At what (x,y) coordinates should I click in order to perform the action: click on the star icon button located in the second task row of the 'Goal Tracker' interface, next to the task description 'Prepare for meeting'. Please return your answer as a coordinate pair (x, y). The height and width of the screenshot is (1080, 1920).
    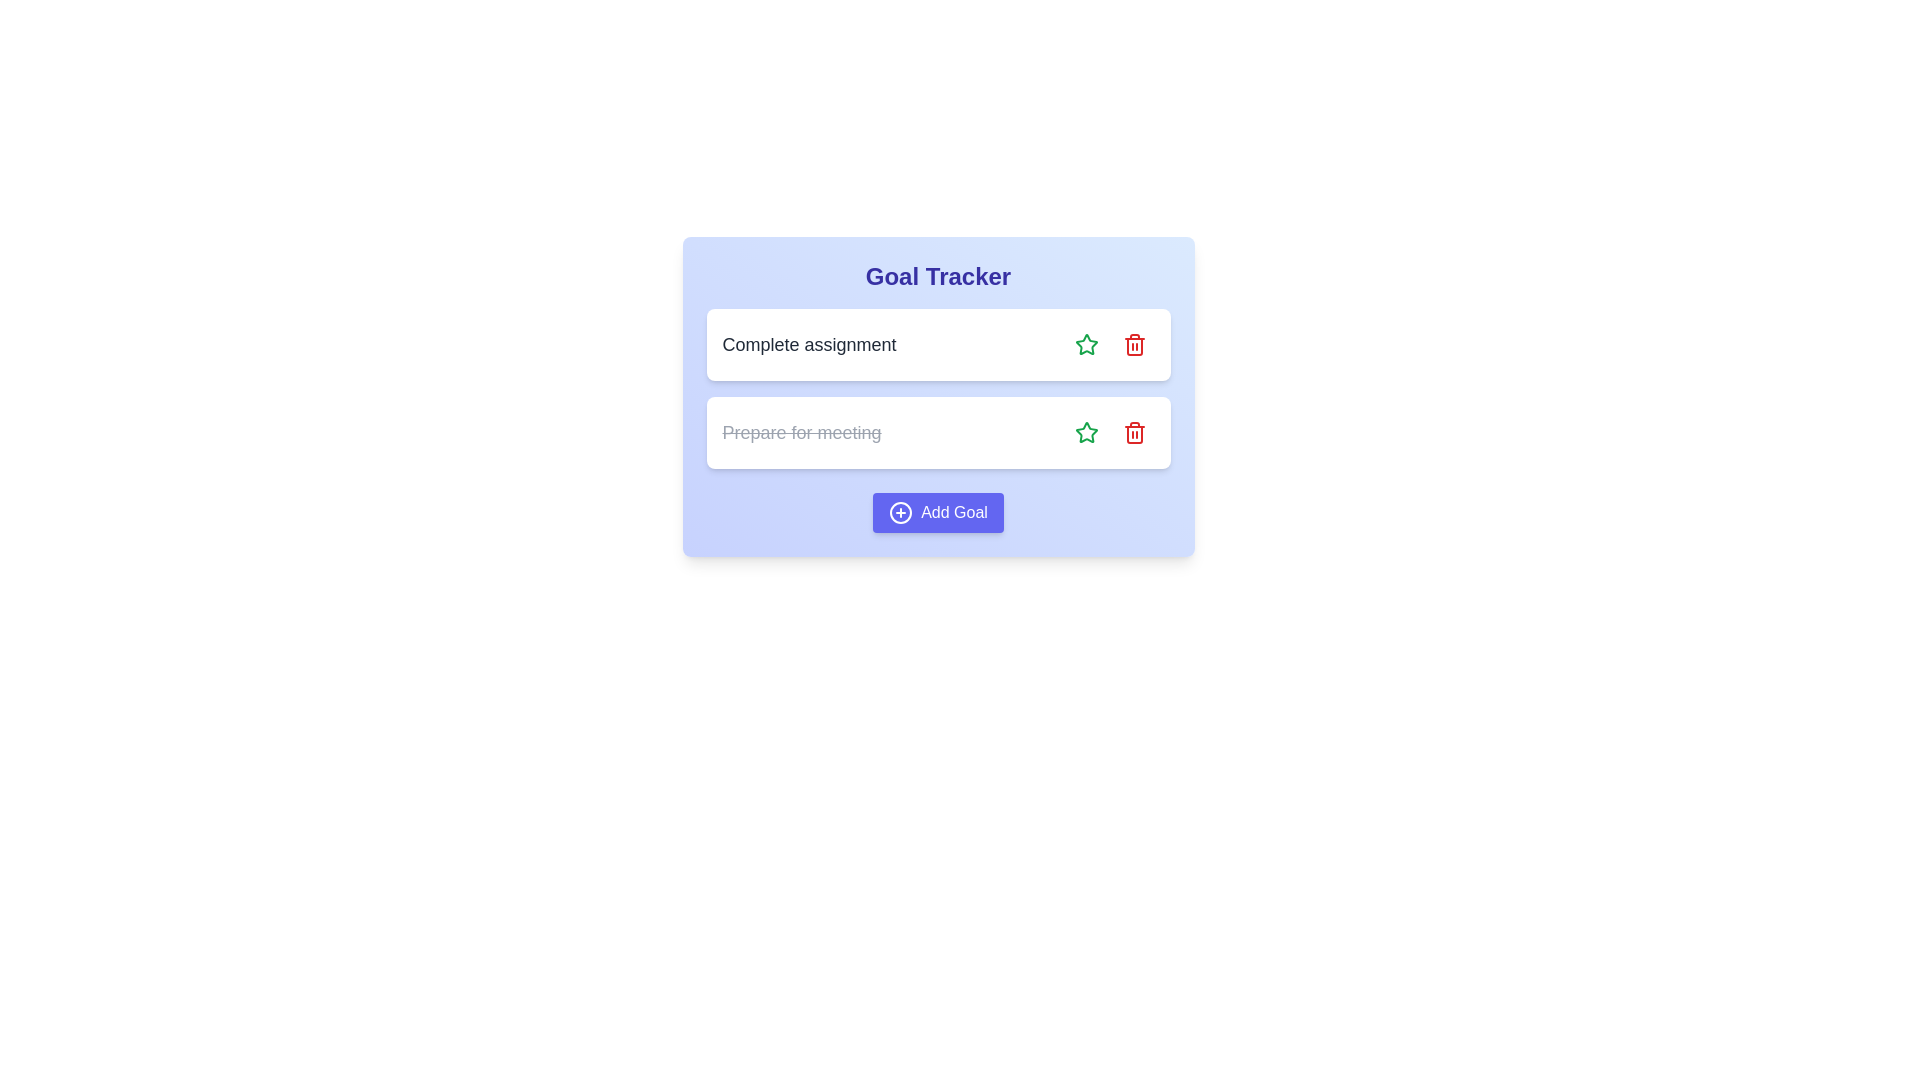
    Looking at the image, I should click on (1084, 342).